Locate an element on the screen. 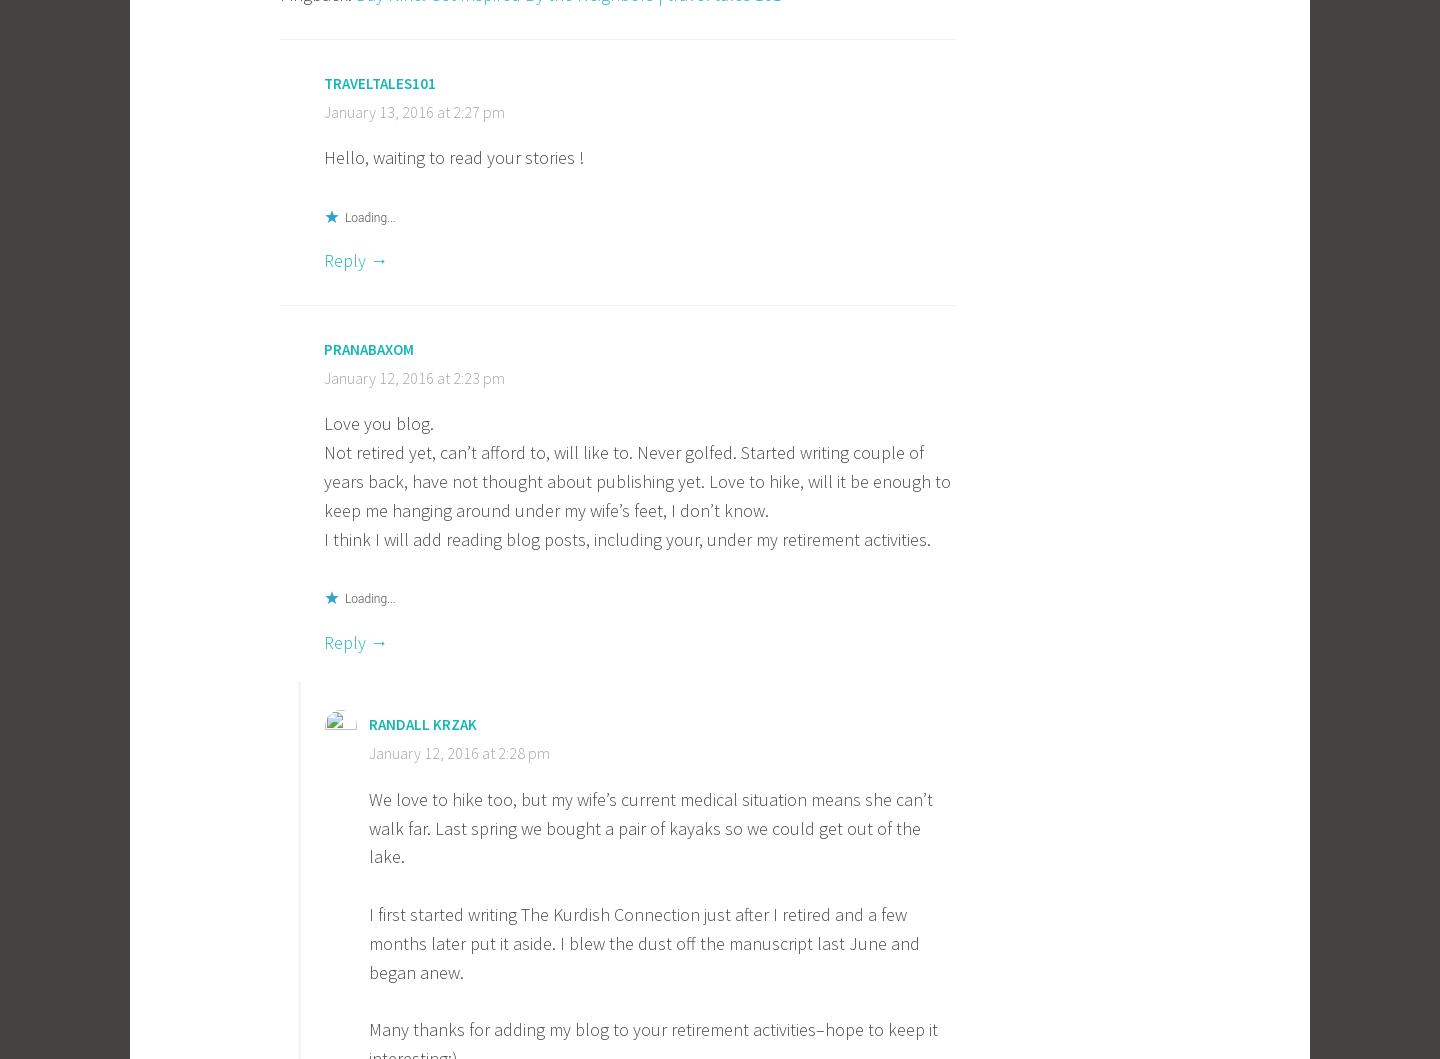 Image resolution: width=1440 pixels, height=1059 pixels. 'pranabaxom' is located at coordinates (367, 347).